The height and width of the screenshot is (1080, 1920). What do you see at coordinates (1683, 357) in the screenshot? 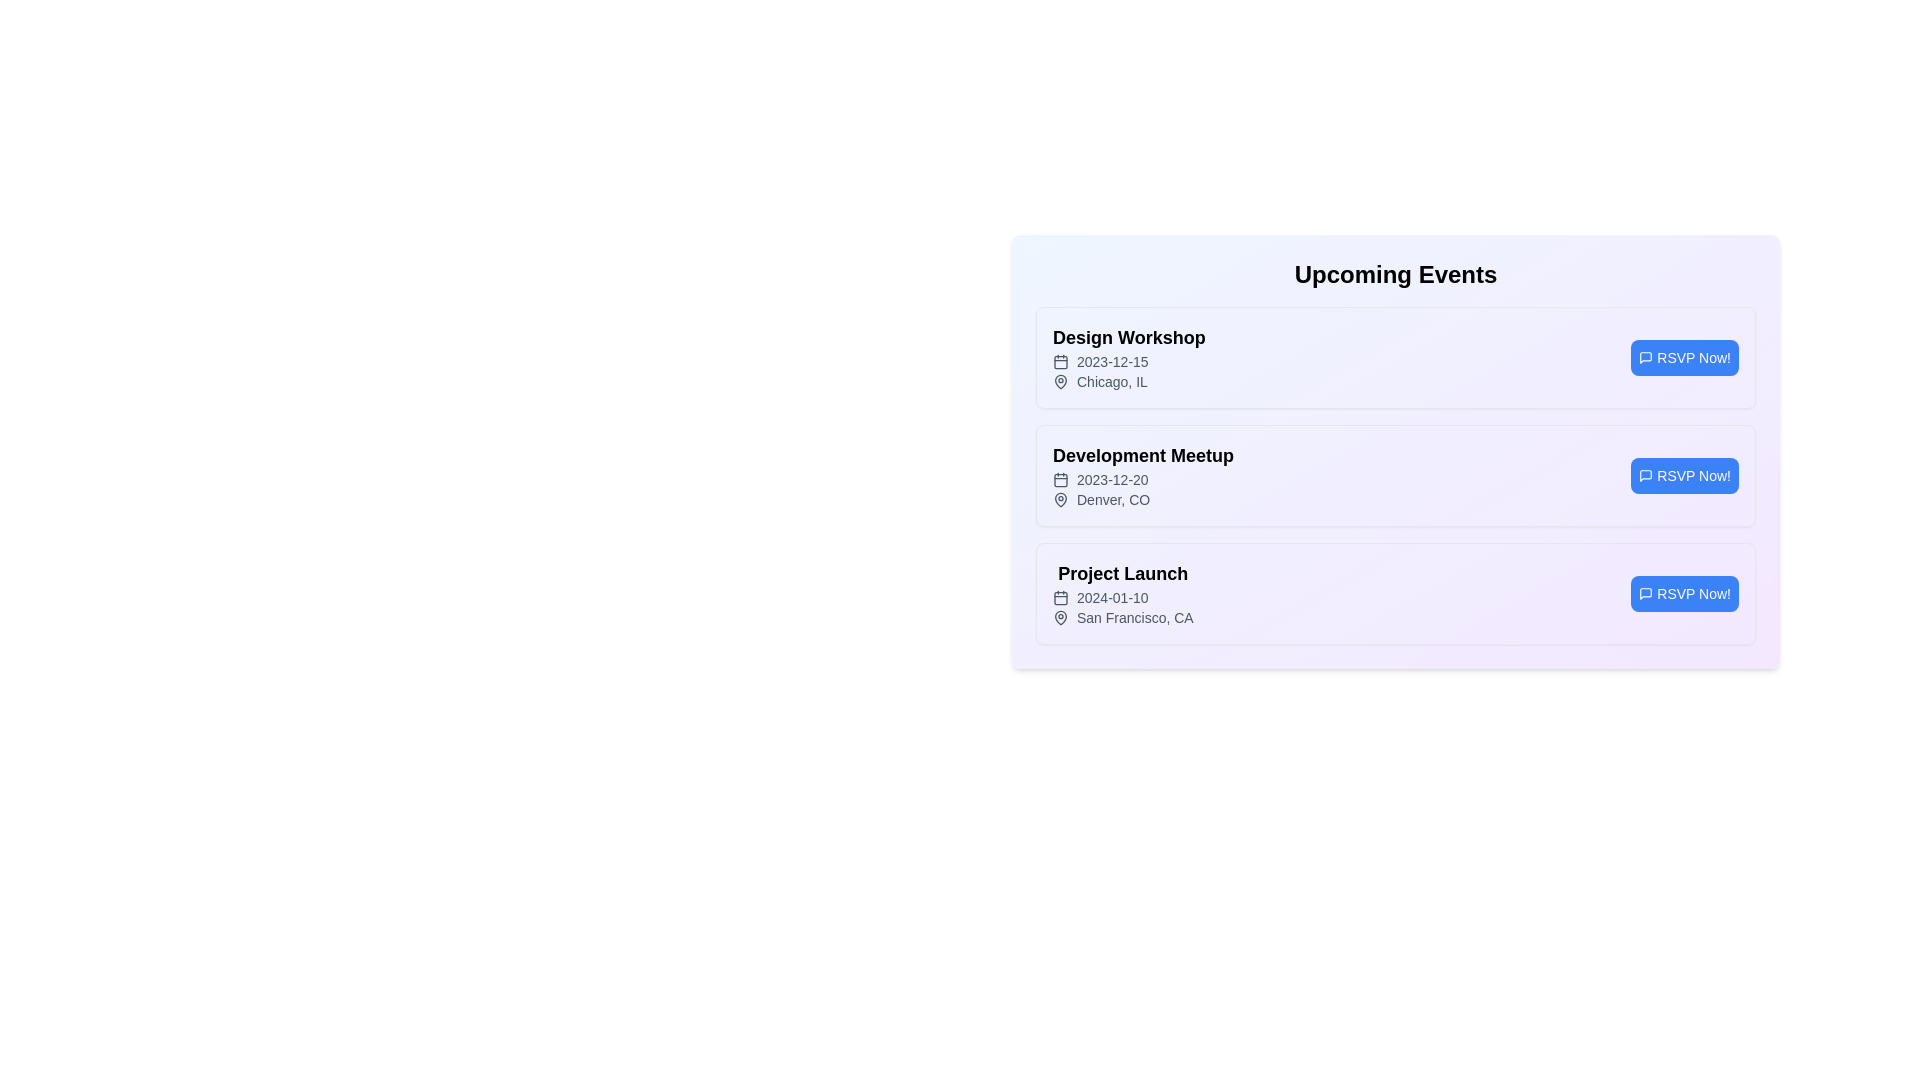
I see `the RSVP button for the event titled 'Design Workshop'` at bounding box center [1683, 357].